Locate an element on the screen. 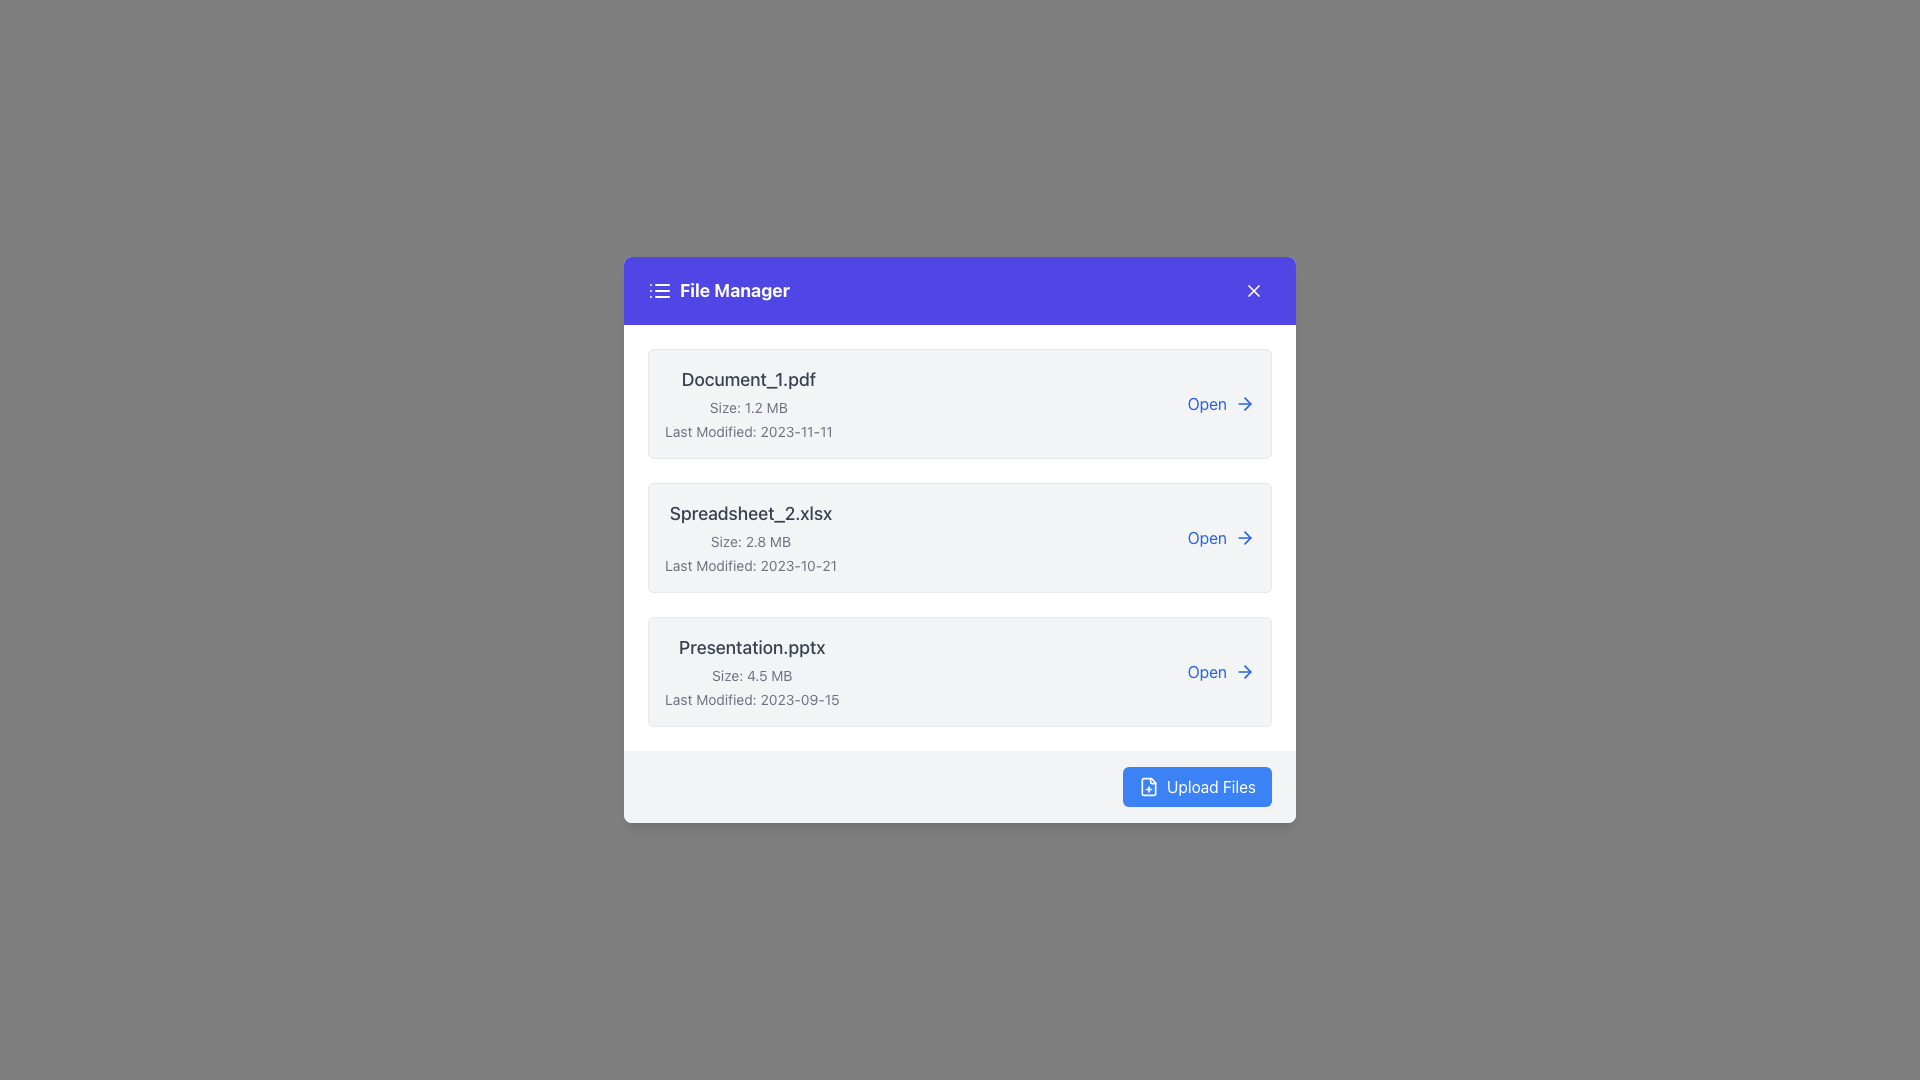 The height and width of the screenshot is (1080, 1920). the menu icon located in the top-left corner of the modal window, inside the purple banner is located at coordinates (660, 290).